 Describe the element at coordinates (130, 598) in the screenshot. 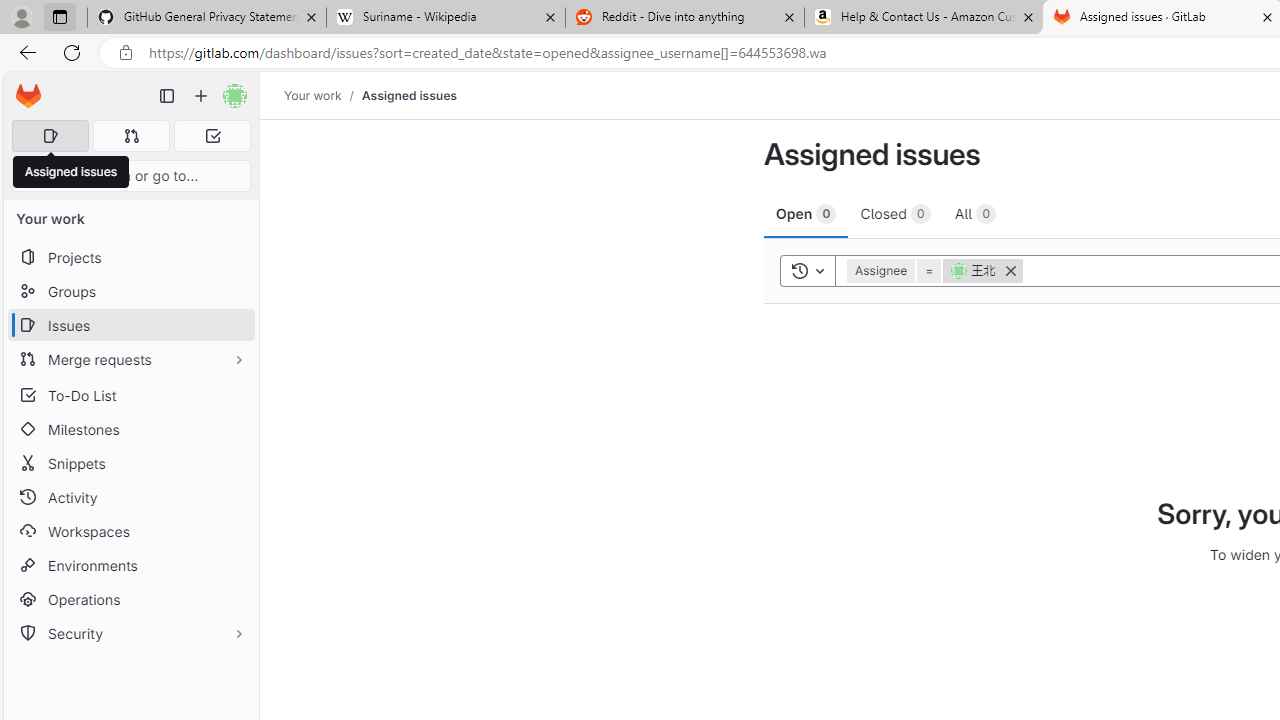

I see `'Operations'` at that location.